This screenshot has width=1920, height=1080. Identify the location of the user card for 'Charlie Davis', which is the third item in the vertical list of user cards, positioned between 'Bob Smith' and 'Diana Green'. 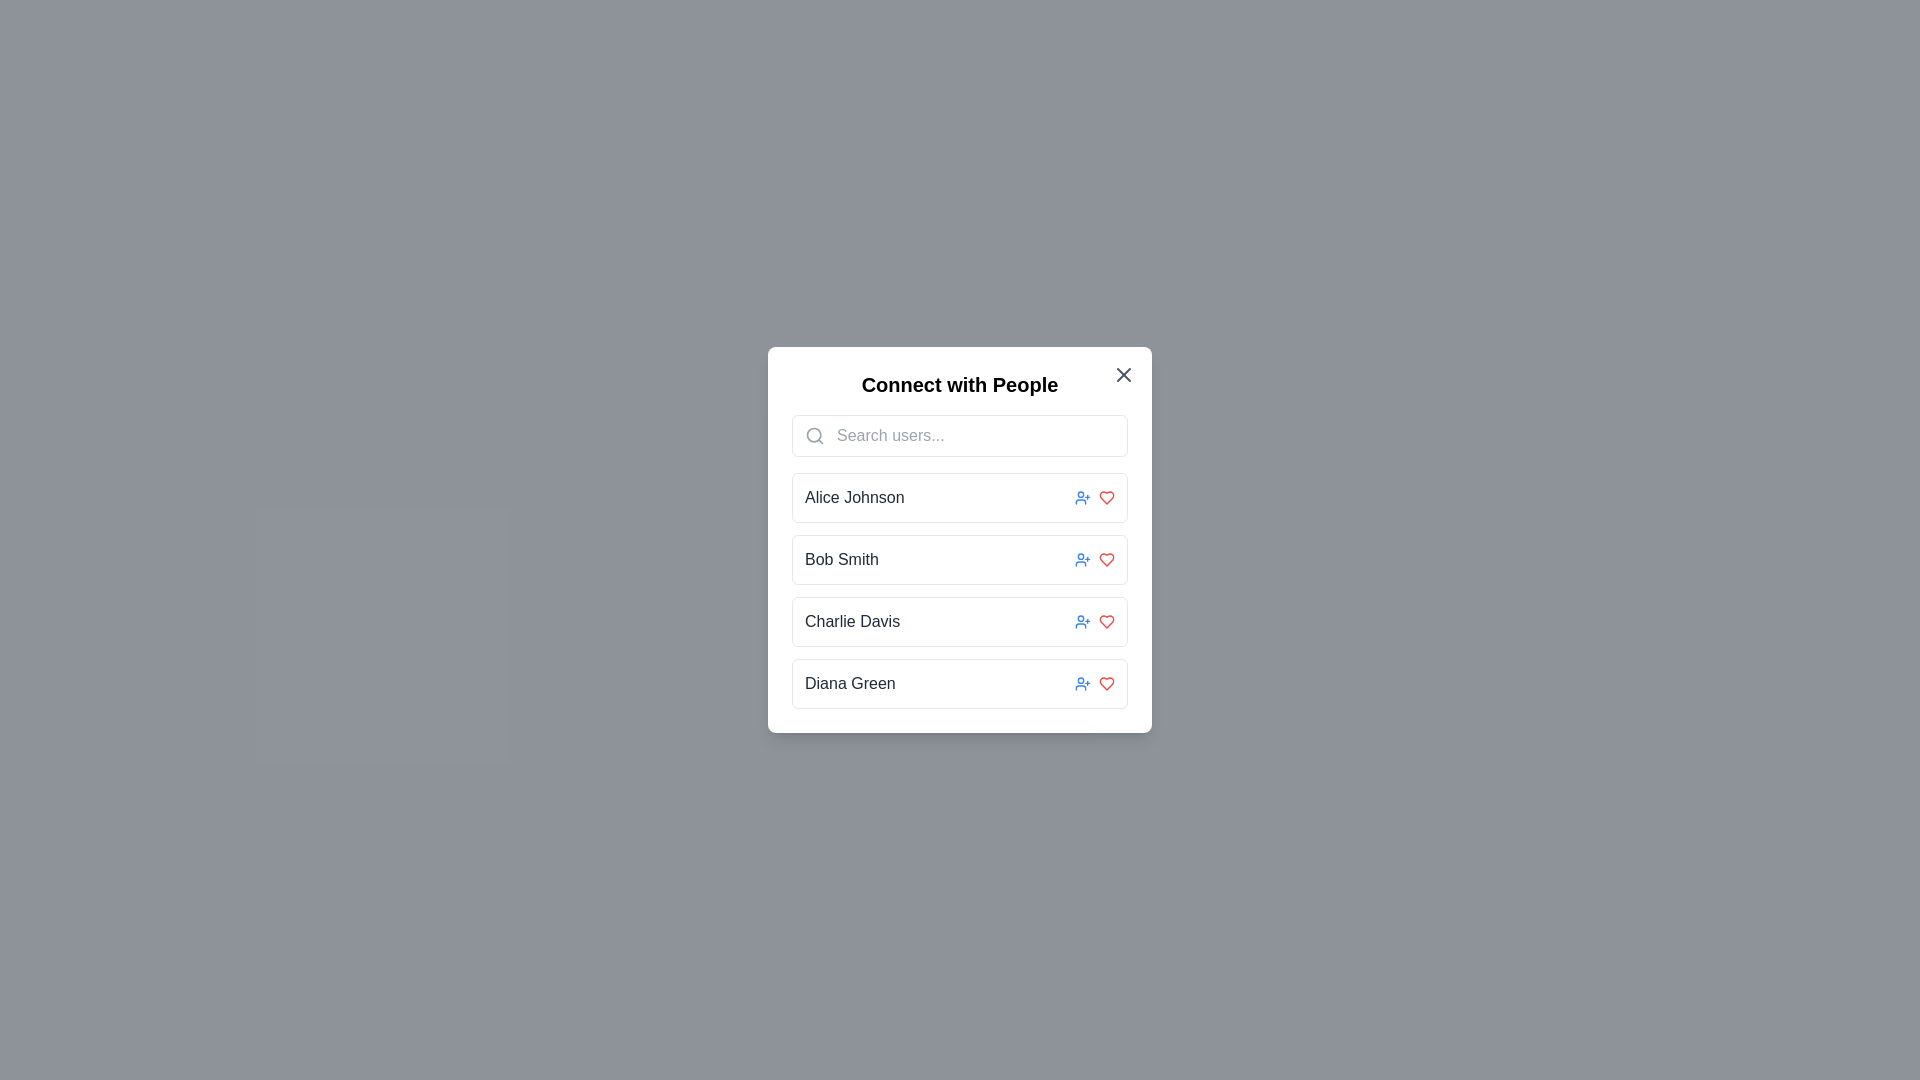
(960, 620).